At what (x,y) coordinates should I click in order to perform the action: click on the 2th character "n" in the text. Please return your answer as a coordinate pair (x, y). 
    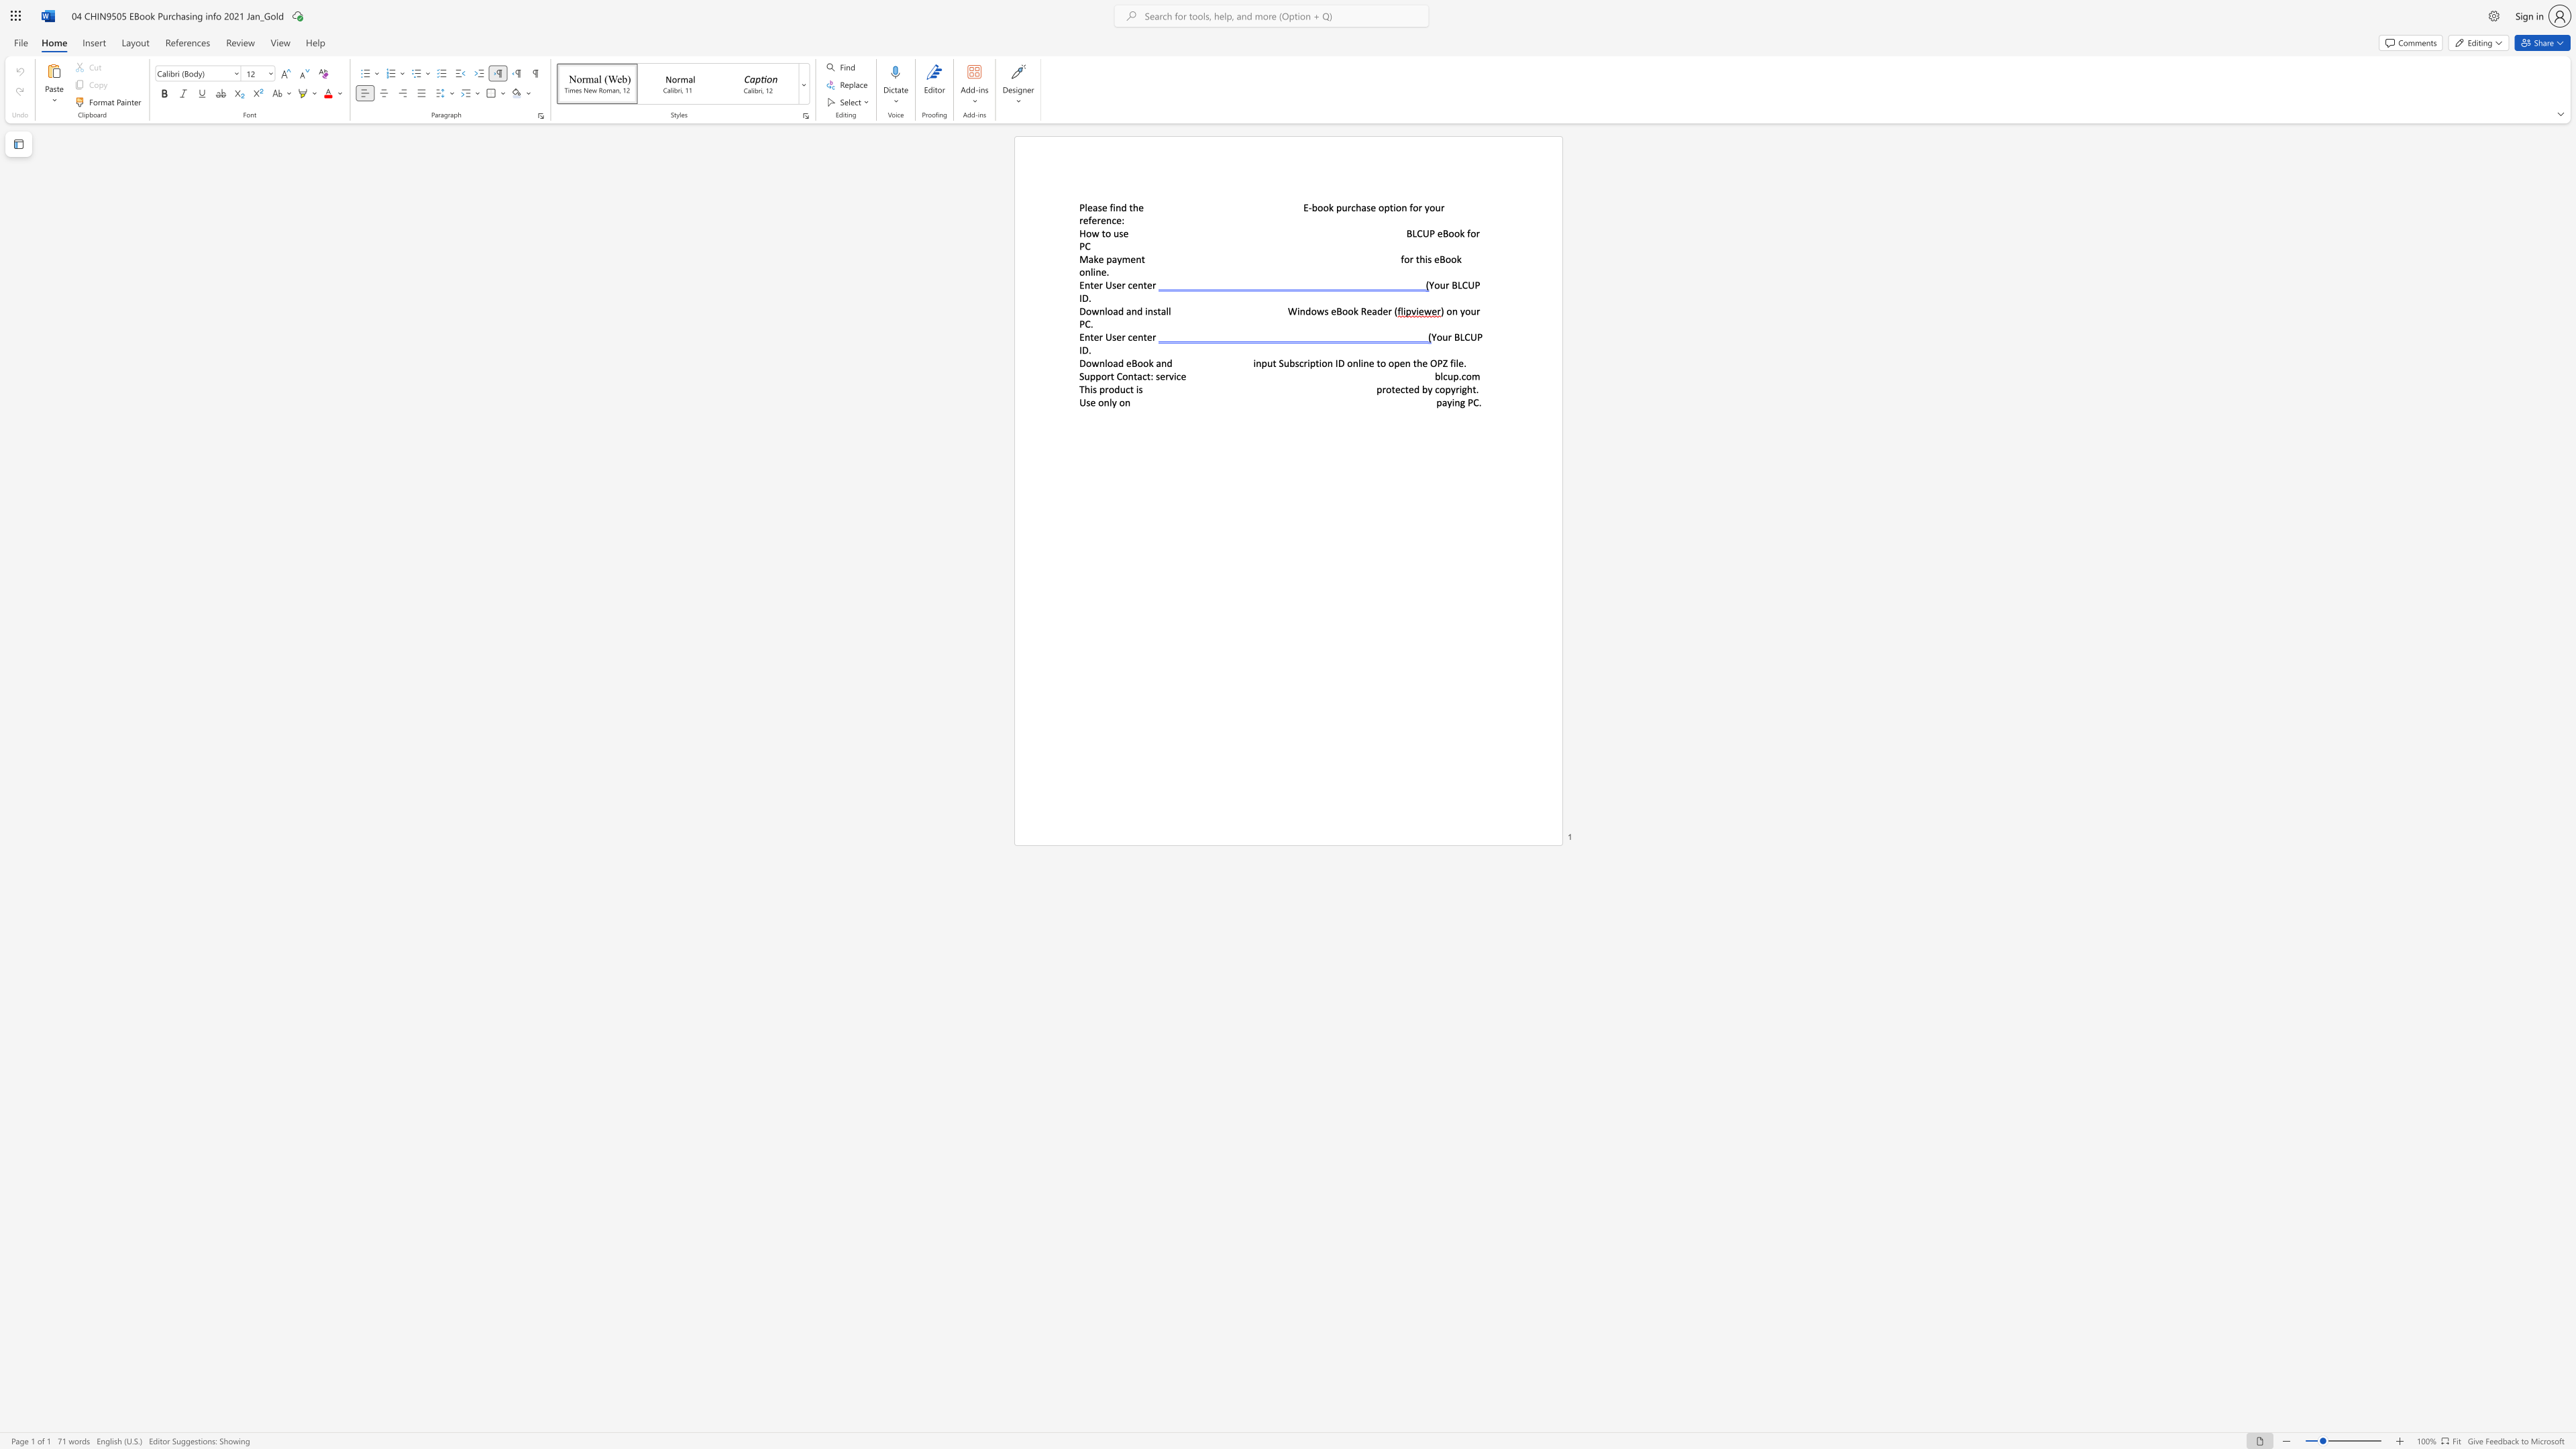
    Looking at the image, I should click on (1133, 311).